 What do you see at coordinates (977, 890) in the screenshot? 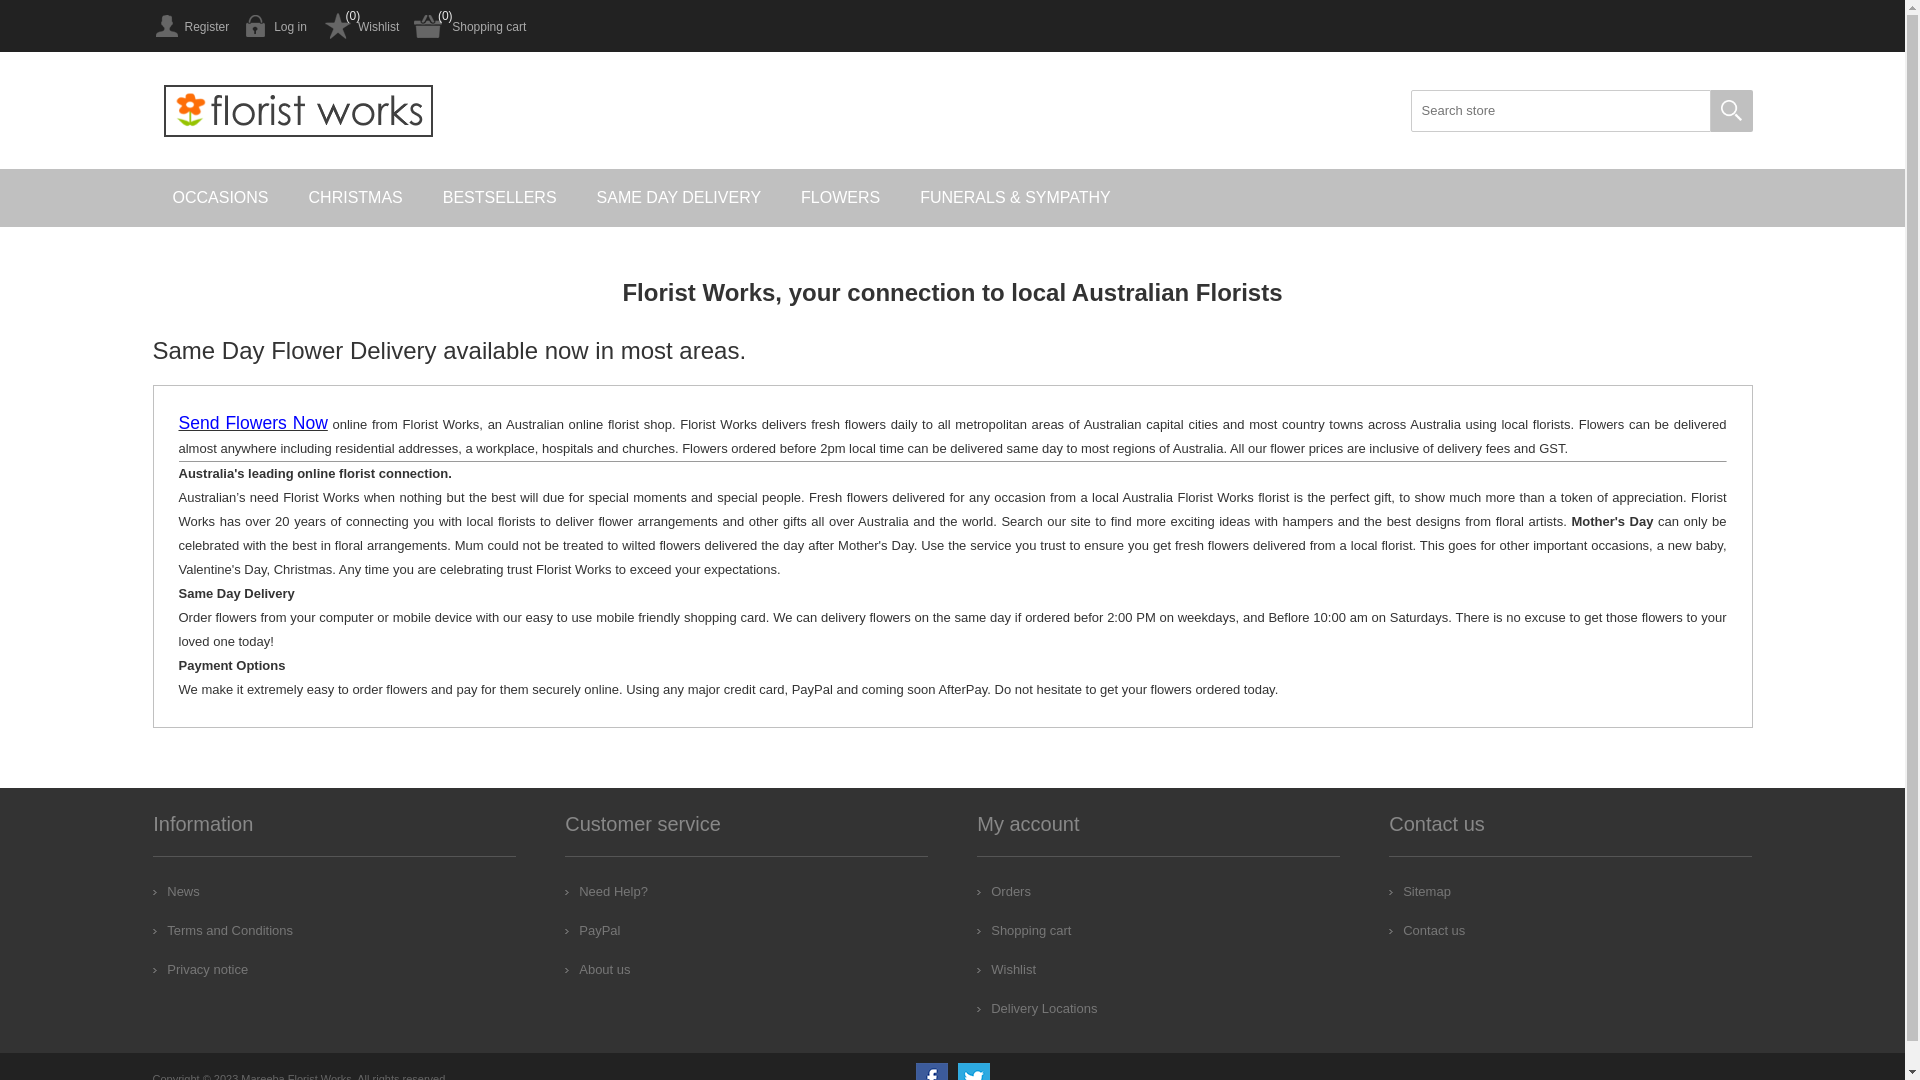
I see `'Orders'` at bounding box center [977, 890].